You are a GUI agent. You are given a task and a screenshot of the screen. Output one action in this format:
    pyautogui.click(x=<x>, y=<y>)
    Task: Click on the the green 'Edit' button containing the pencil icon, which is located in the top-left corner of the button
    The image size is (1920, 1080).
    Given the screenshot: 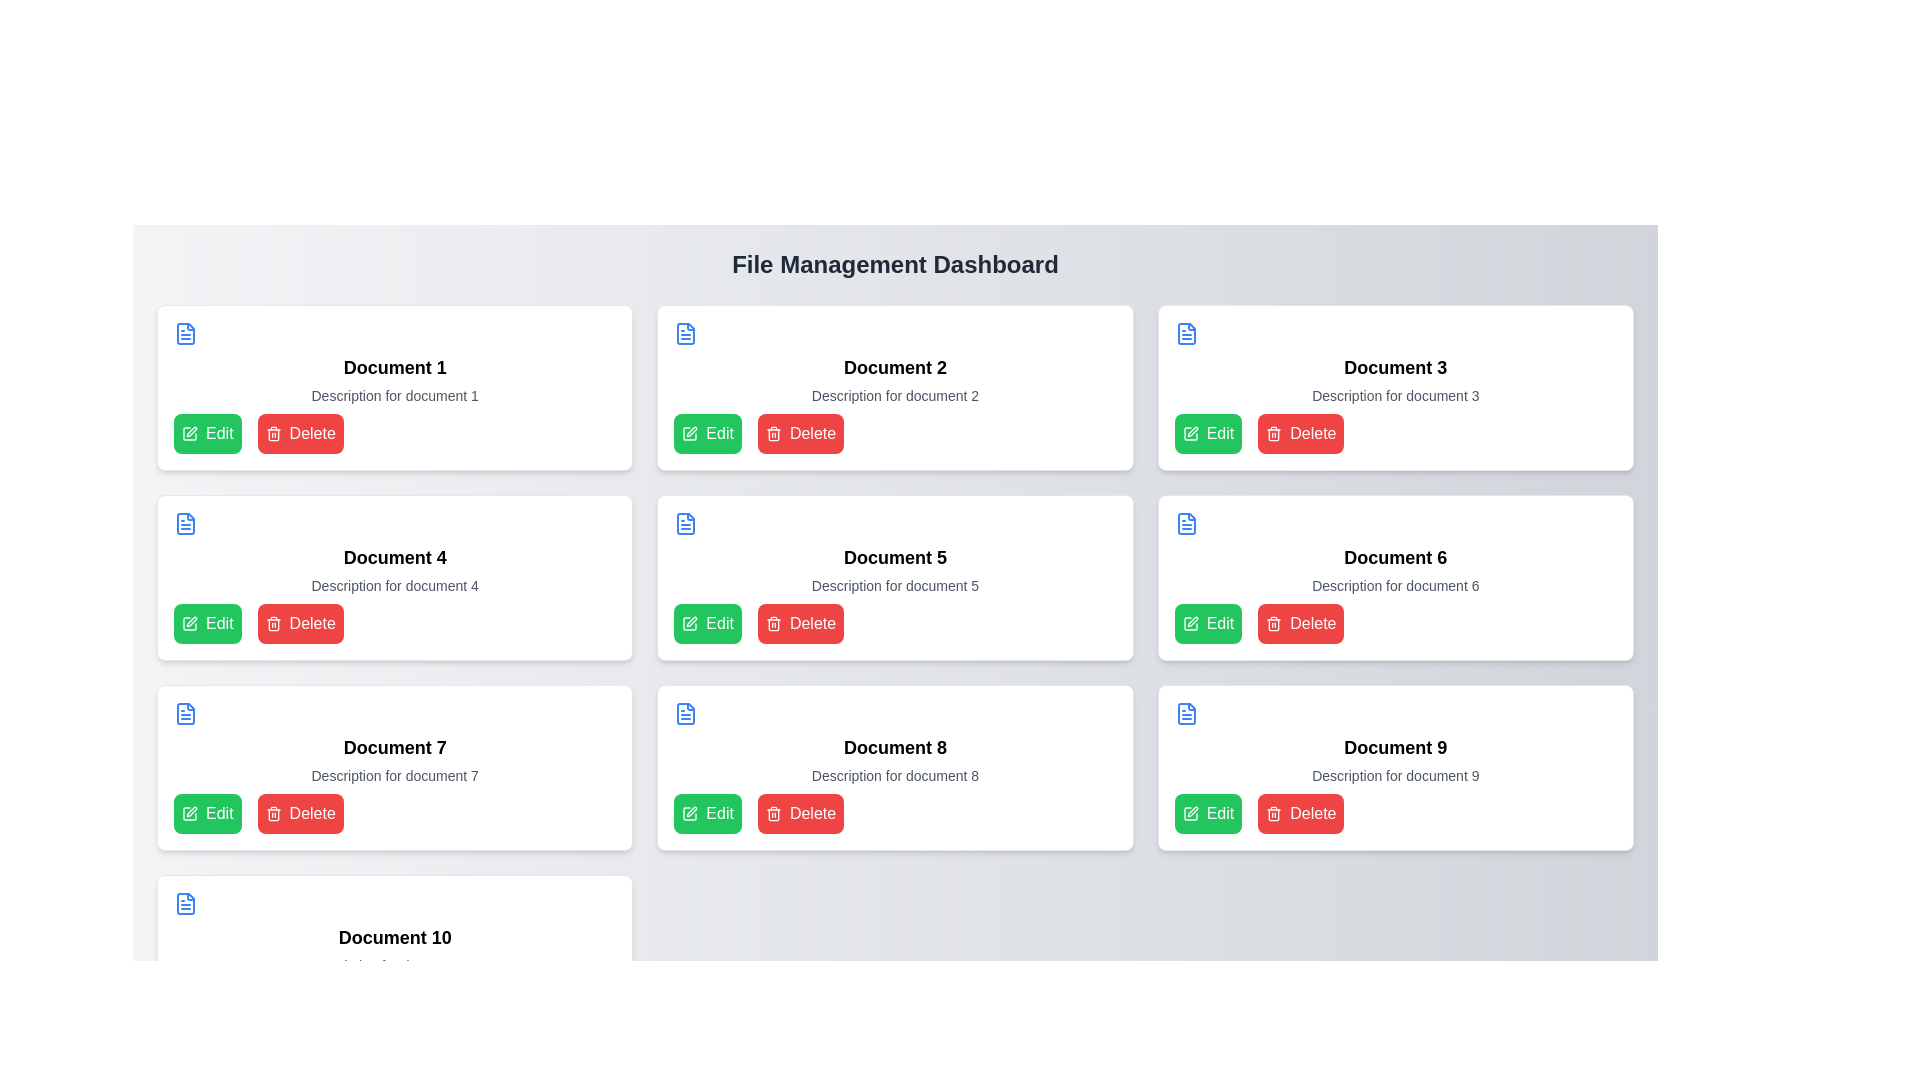 What is the action you would take?
    pyautogui.click(x=1190, y=433)
    